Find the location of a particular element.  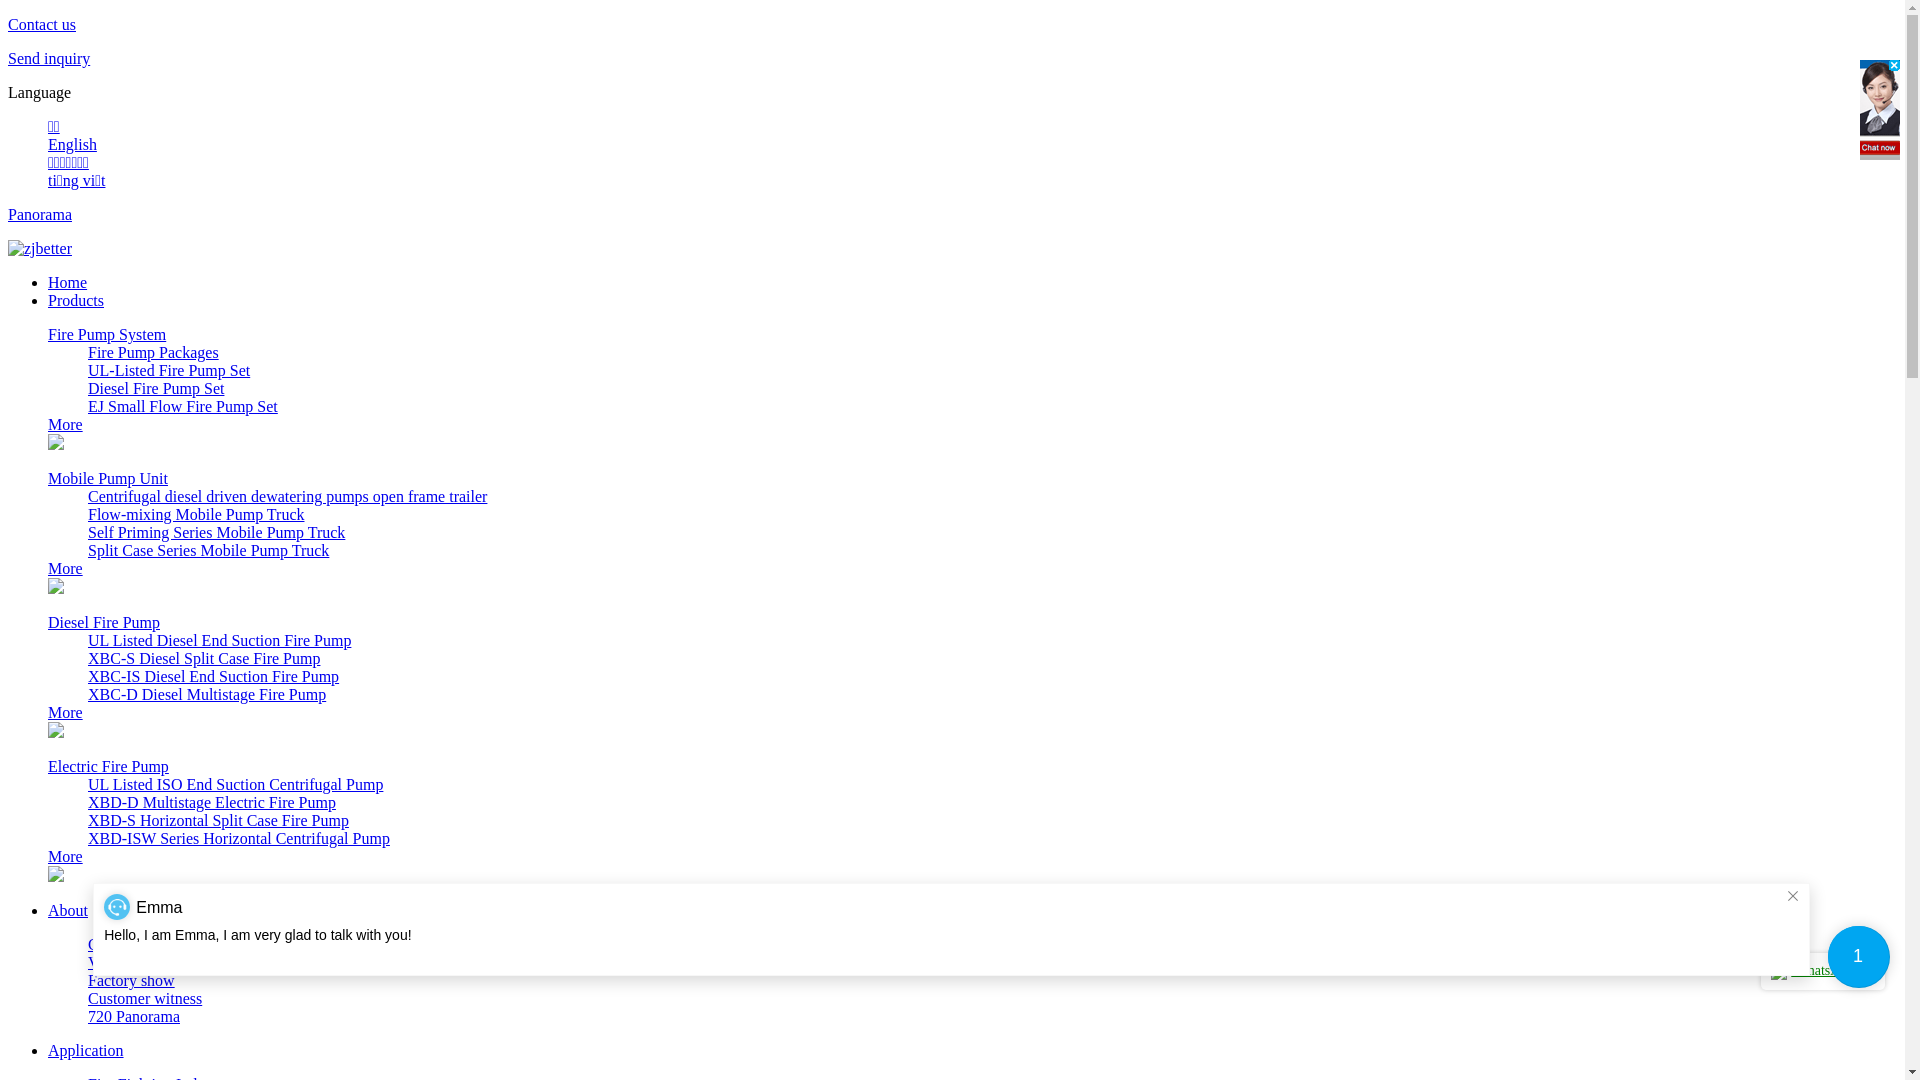

'XBC-S Diesel Split Case Fire Pump' is located at coordinates (203, 658).